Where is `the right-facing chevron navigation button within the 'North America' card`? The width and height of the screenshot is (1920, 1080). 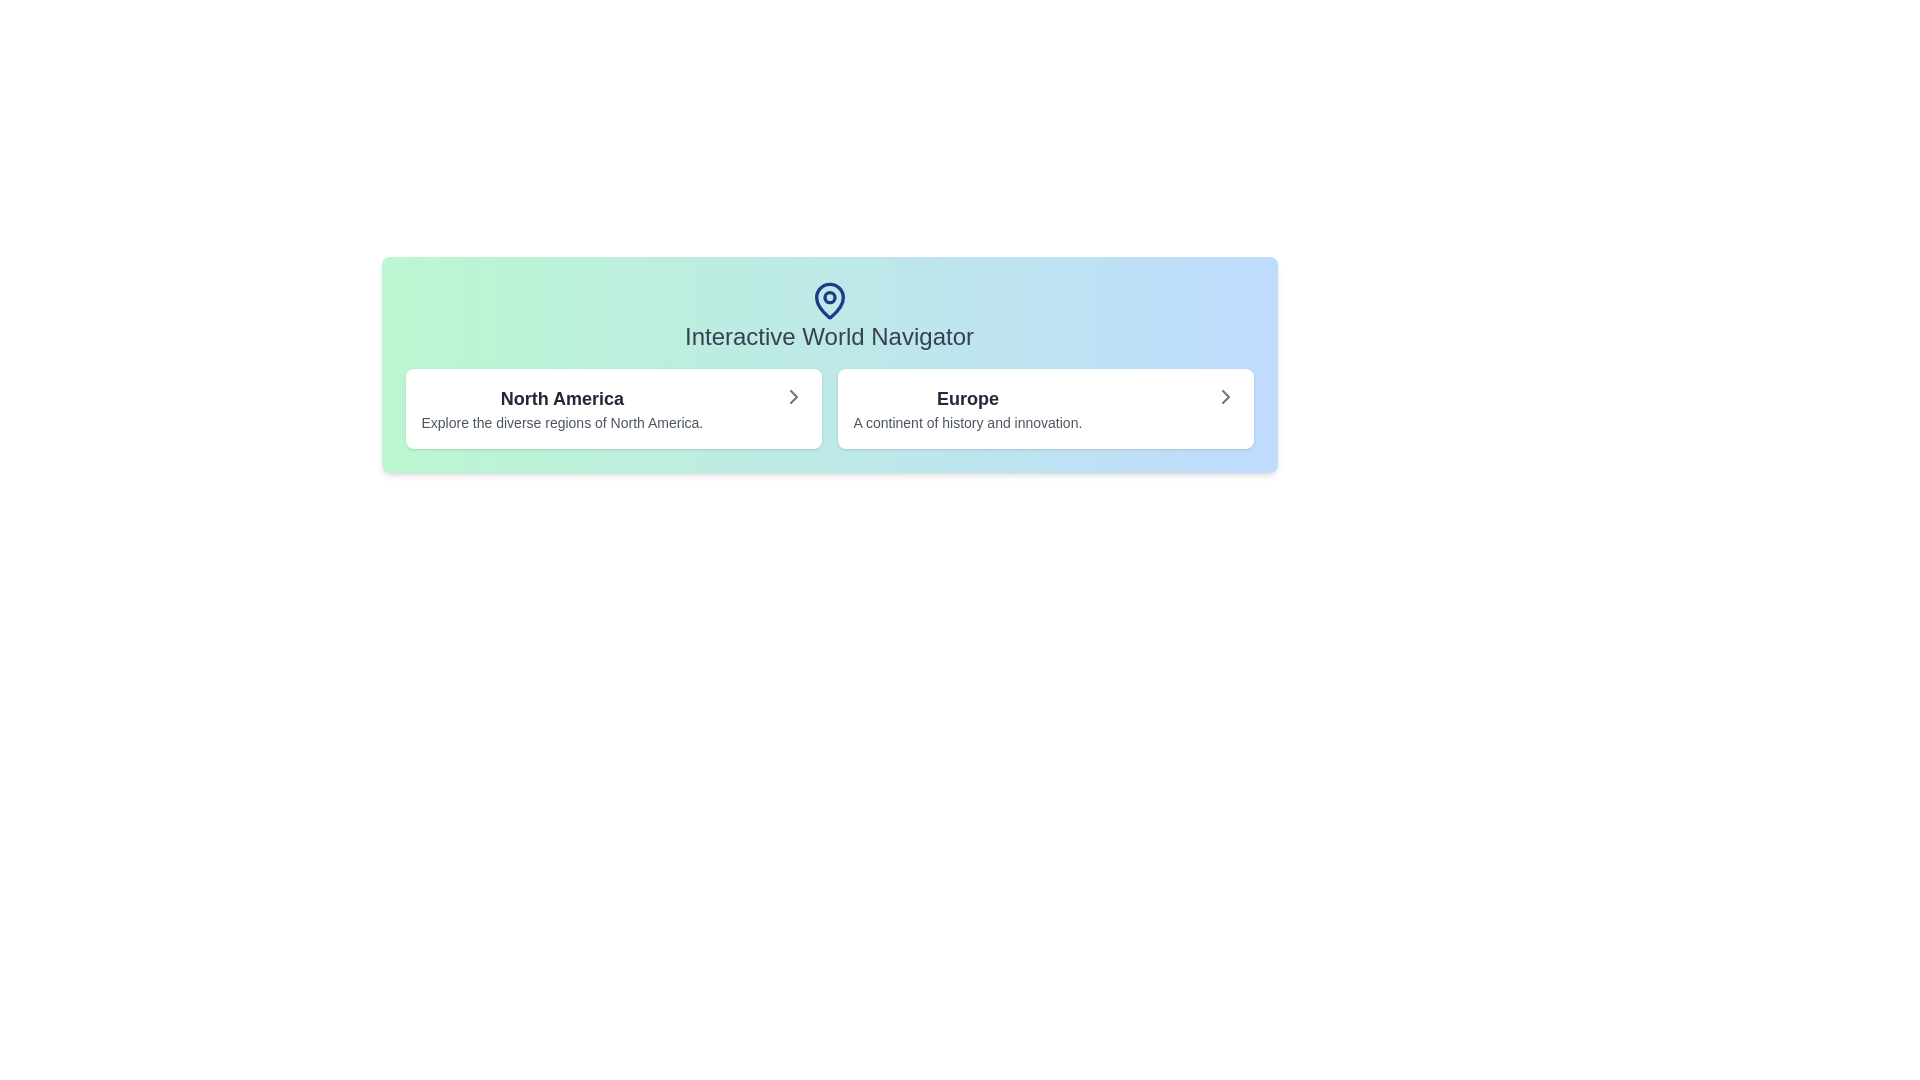
the right-facing chevron navigation button within the 'North America' card is located at coordinates (792, 397).